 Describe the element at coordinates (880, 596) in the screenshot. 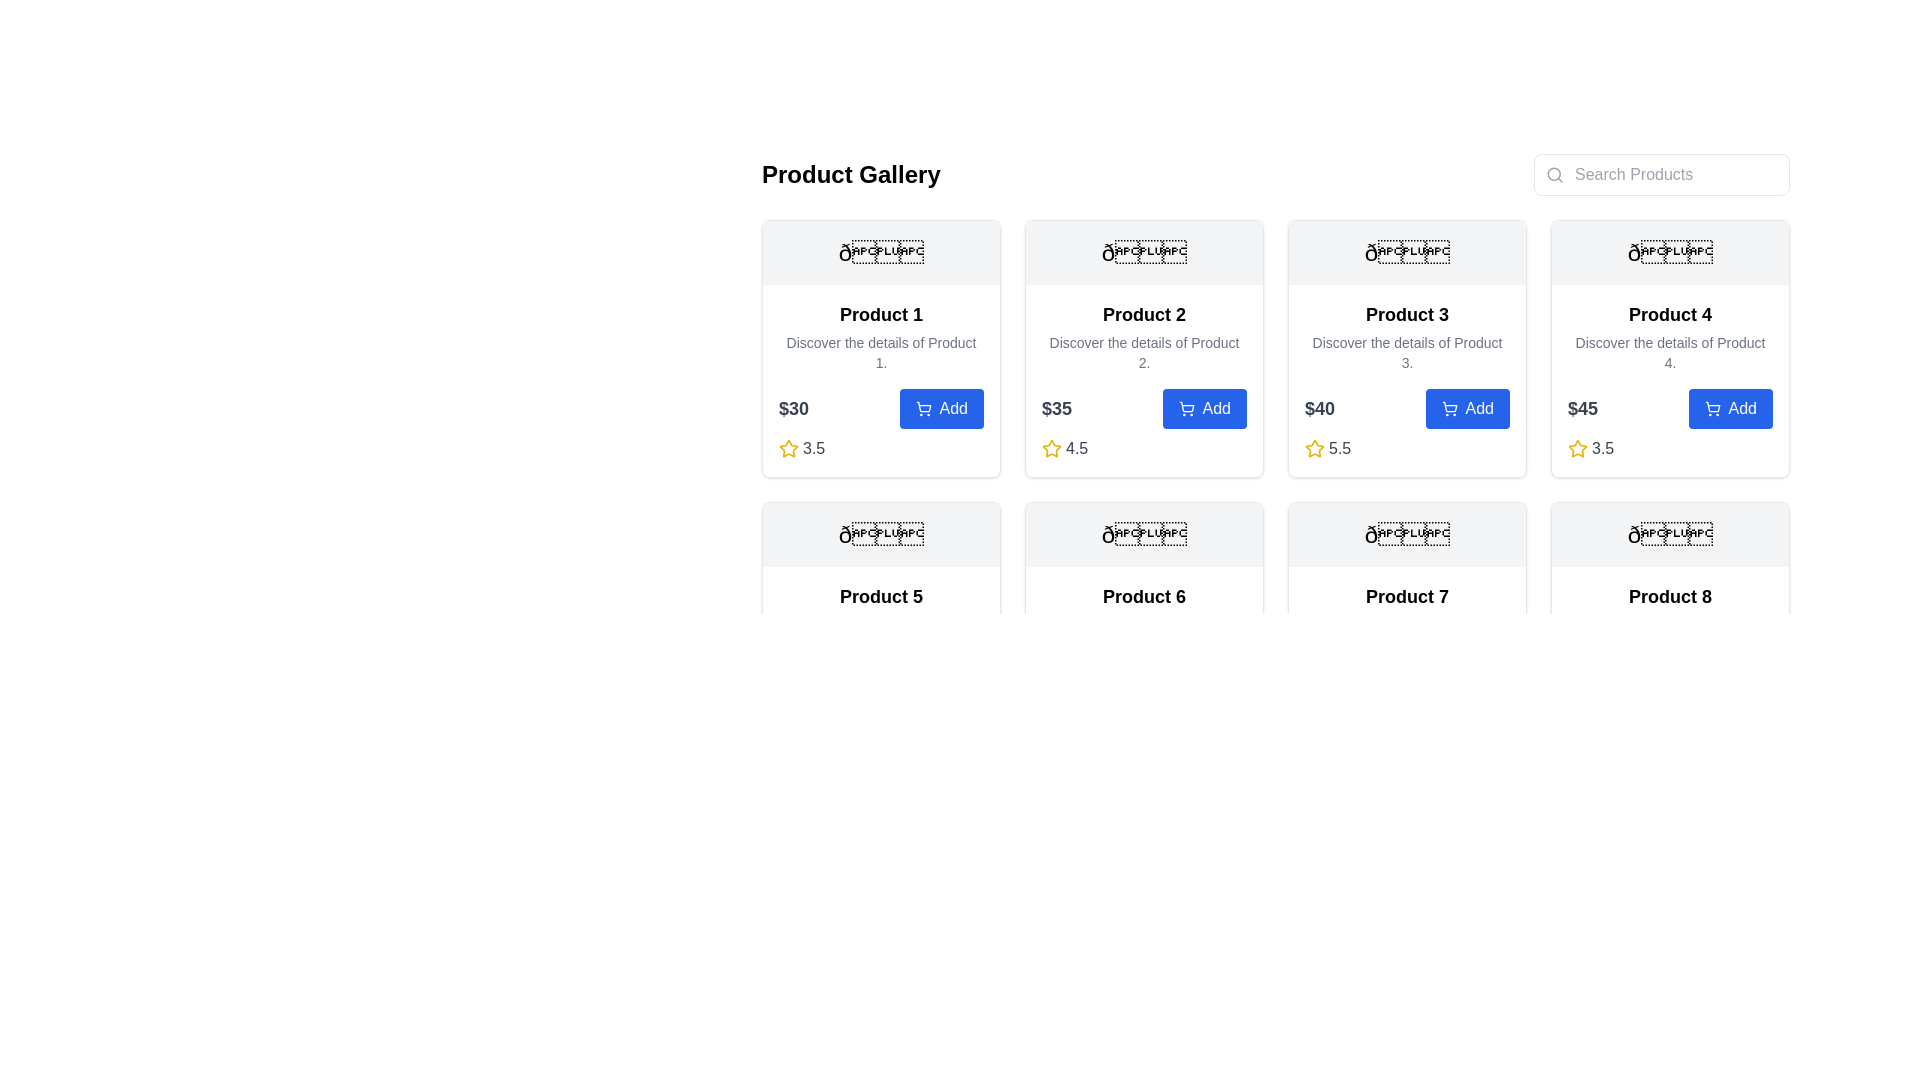

I see `the text label 'Product 5' which is styled in bold and enlarged font located in the second row, first column of the product grid` at that location.